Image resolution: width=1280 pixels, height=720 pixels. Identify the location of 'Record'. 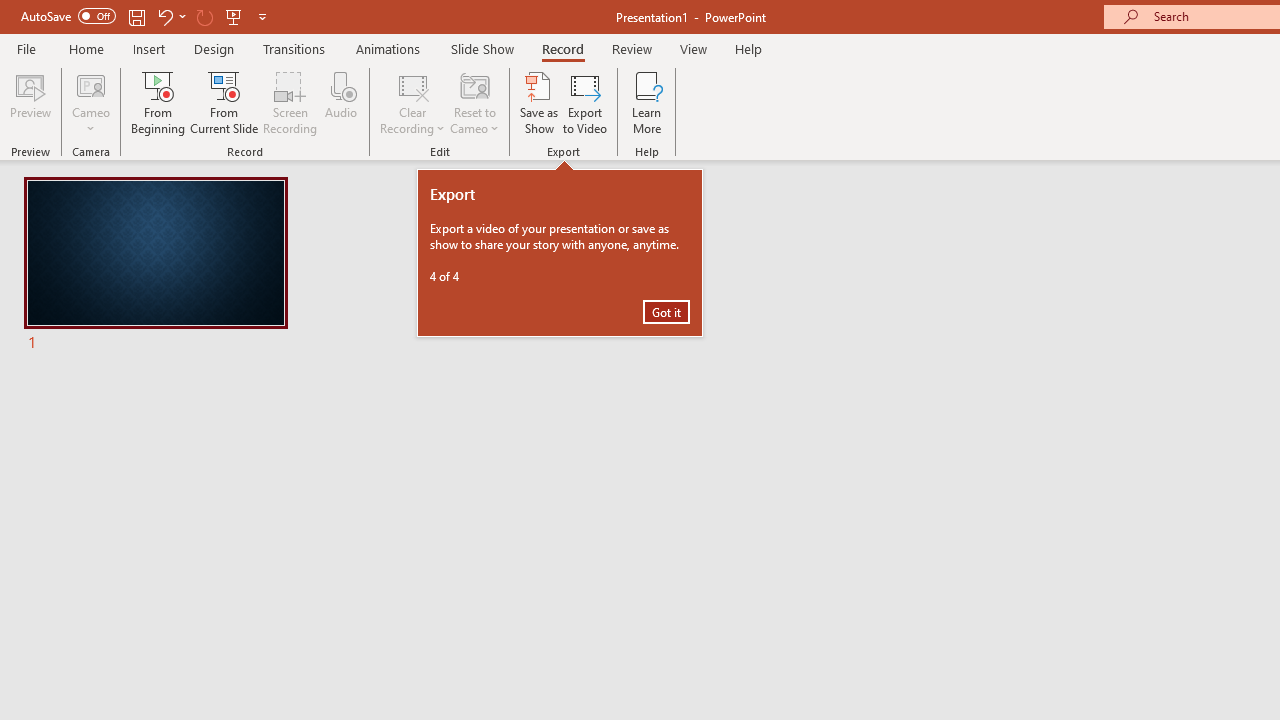
(561, 48).